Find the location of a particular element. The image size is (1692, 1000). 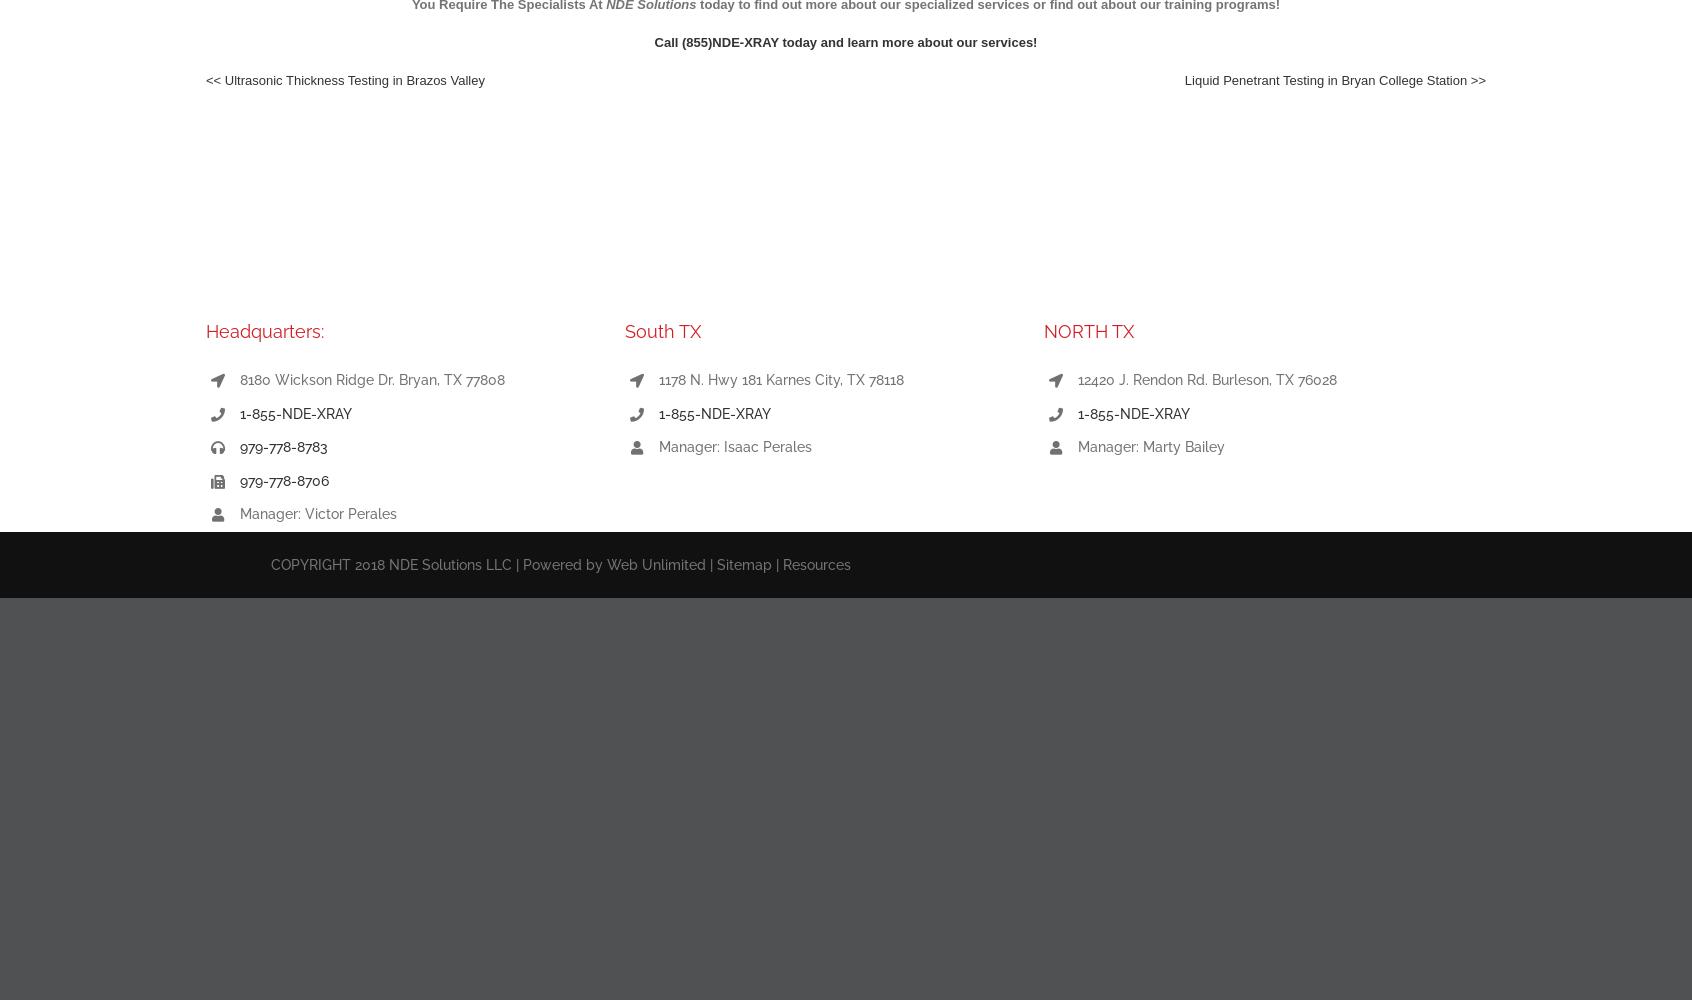

'Call (855)NDE-XRAY today and learn more about our services!' is located at coordinates (845, 42).